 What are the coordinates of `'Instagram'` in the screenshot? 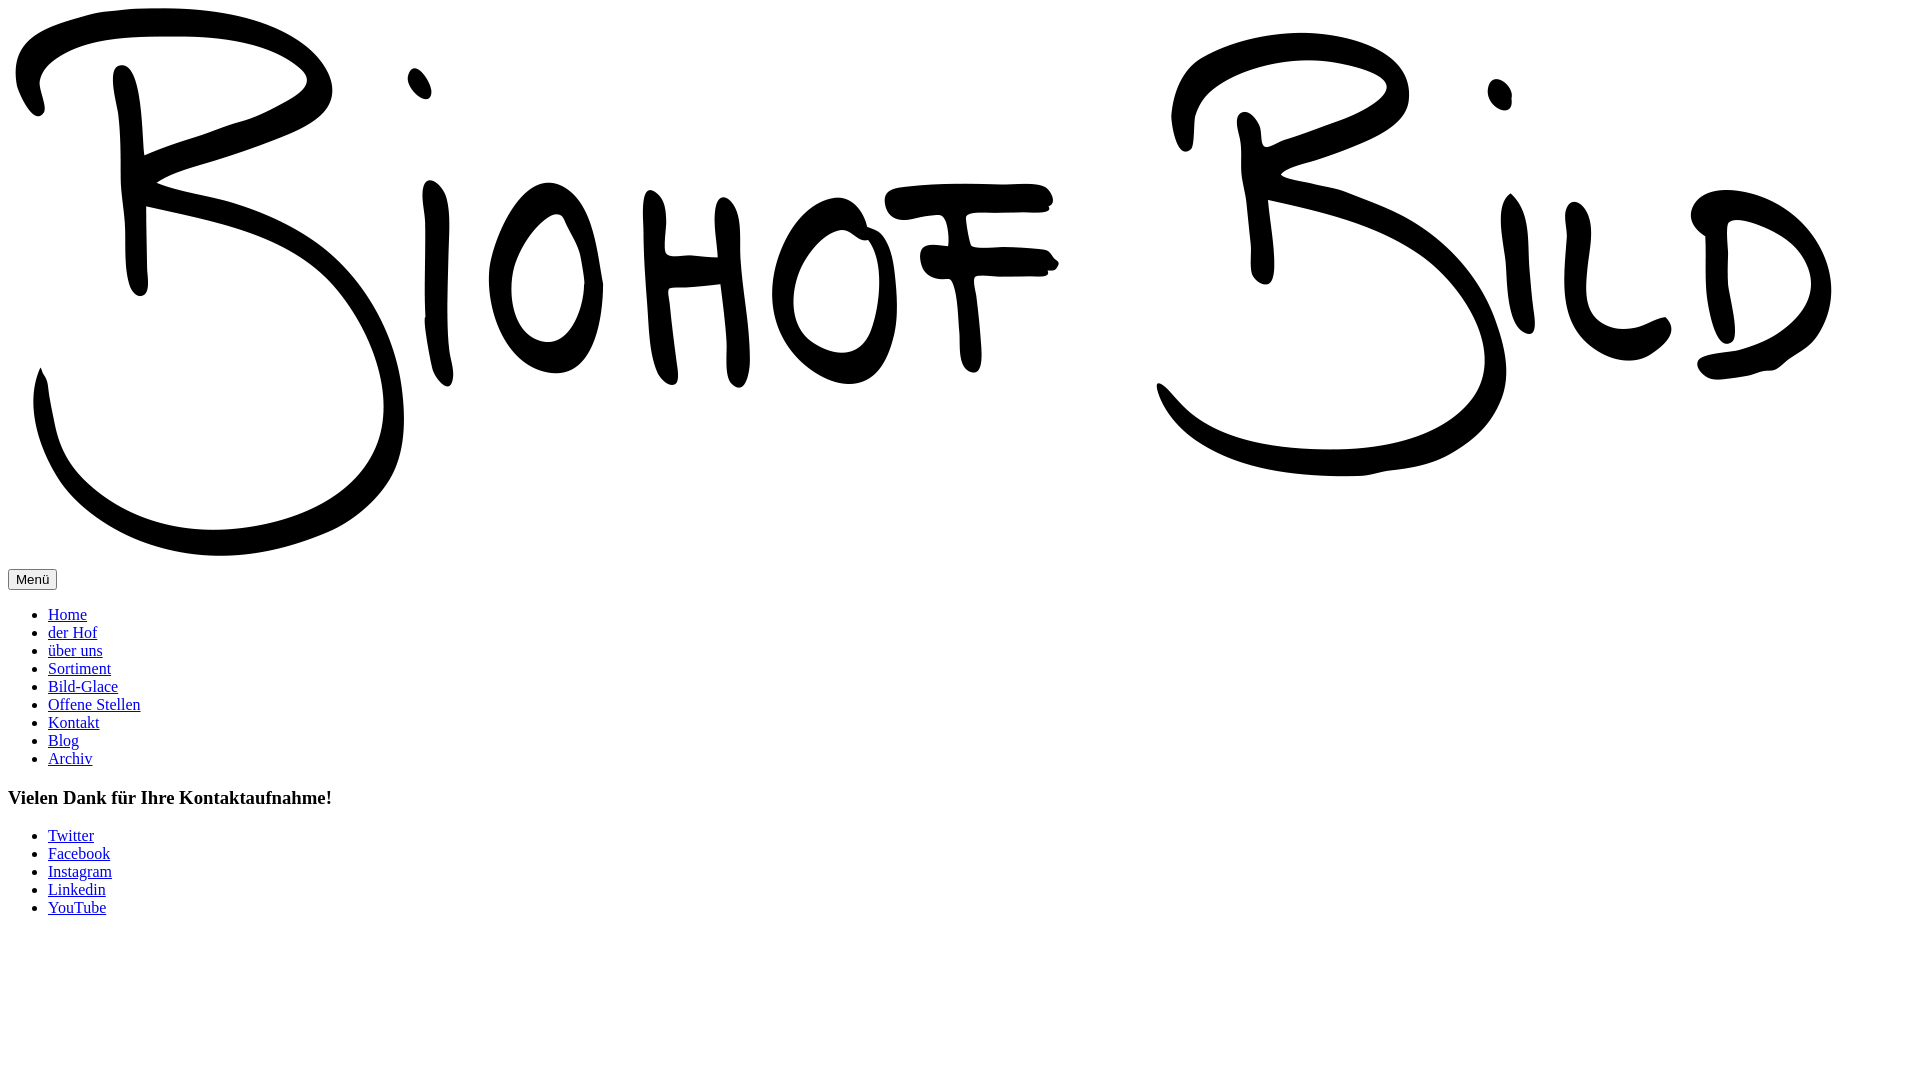 It's located at (80, 870).